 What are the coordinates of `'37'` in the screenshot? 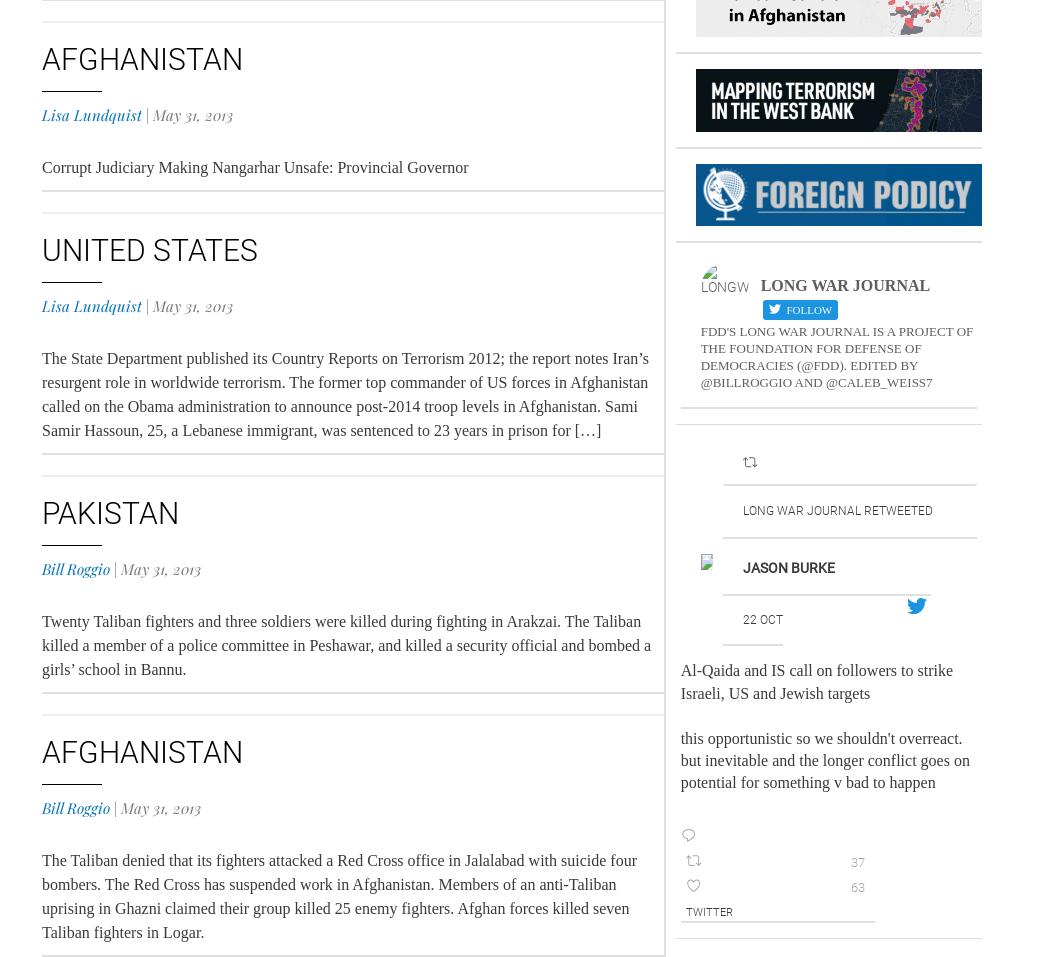 It's located at (855, 862).